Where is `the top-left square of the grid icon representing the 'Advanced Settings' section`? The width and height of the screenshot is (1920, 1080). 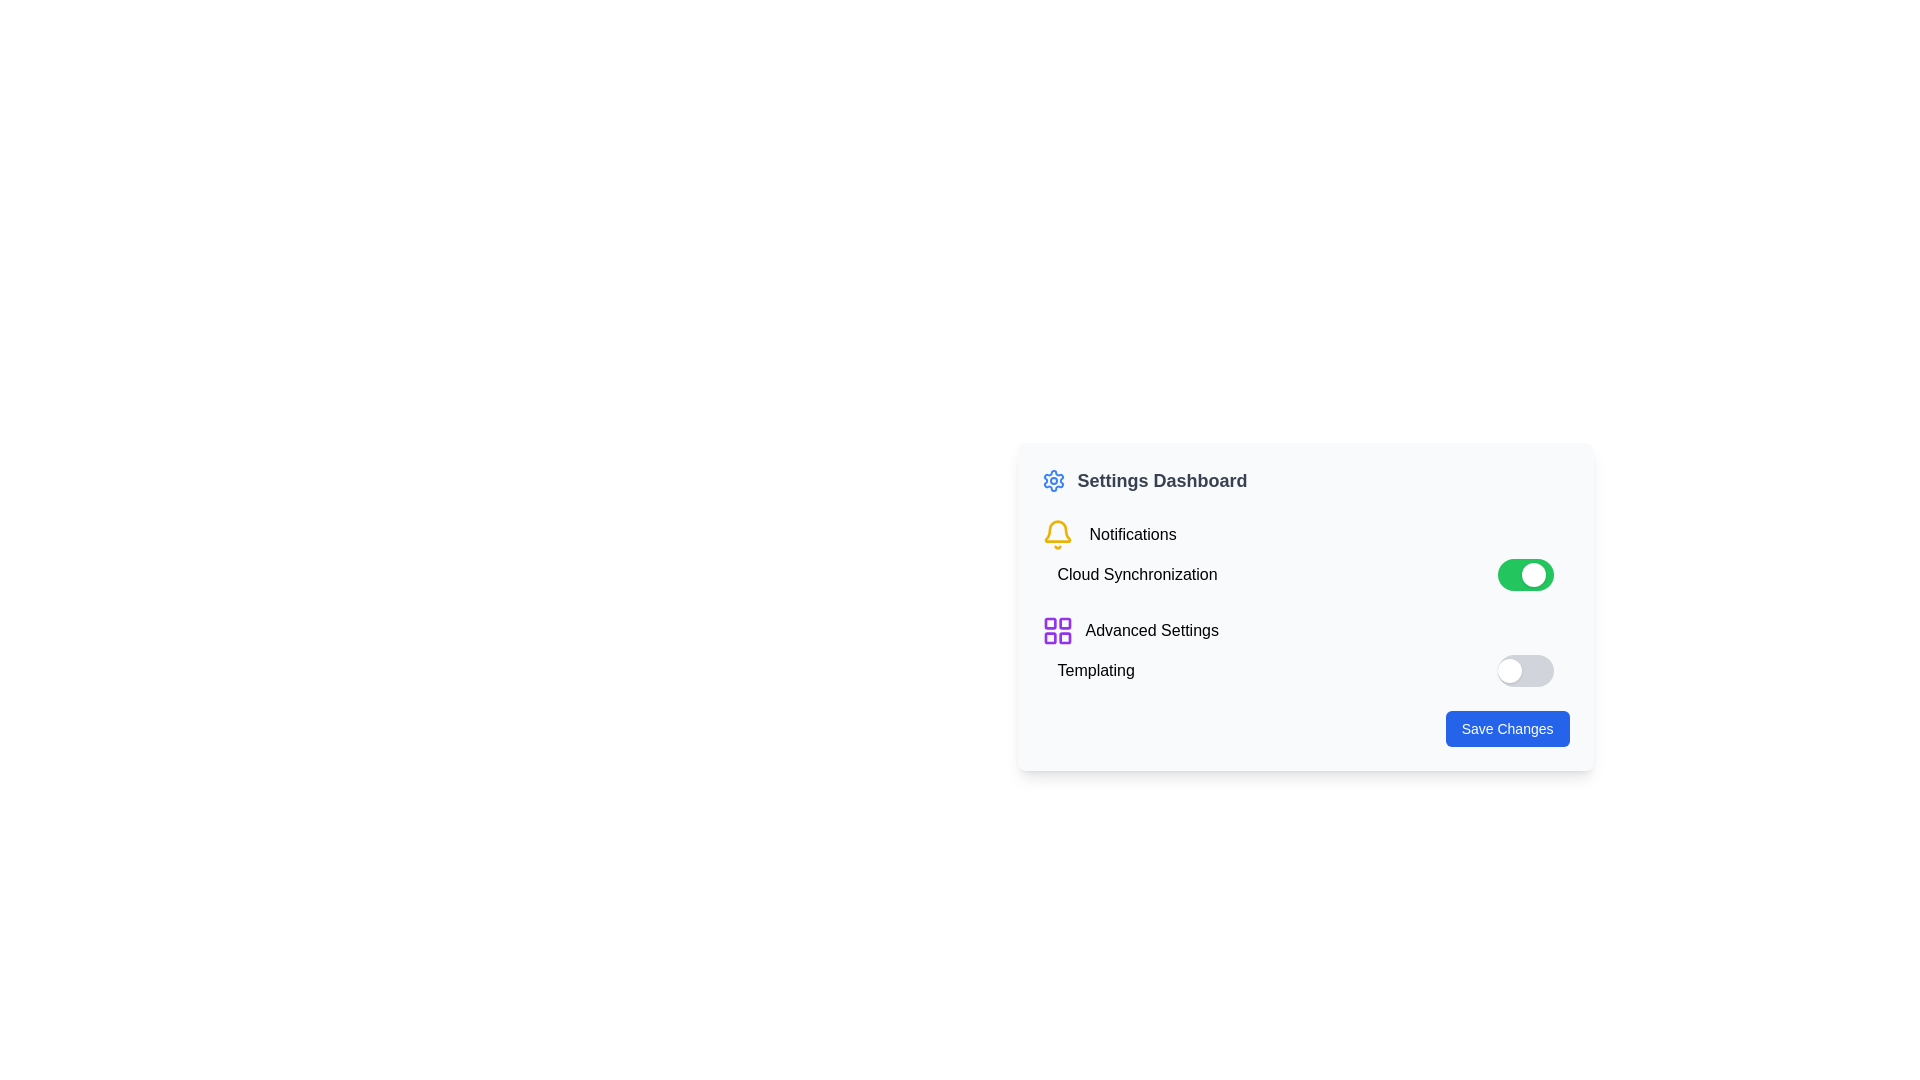
the top-left square of the grid icon representing the 'Advanced Settings' section is located at coordinates (1049, 622).